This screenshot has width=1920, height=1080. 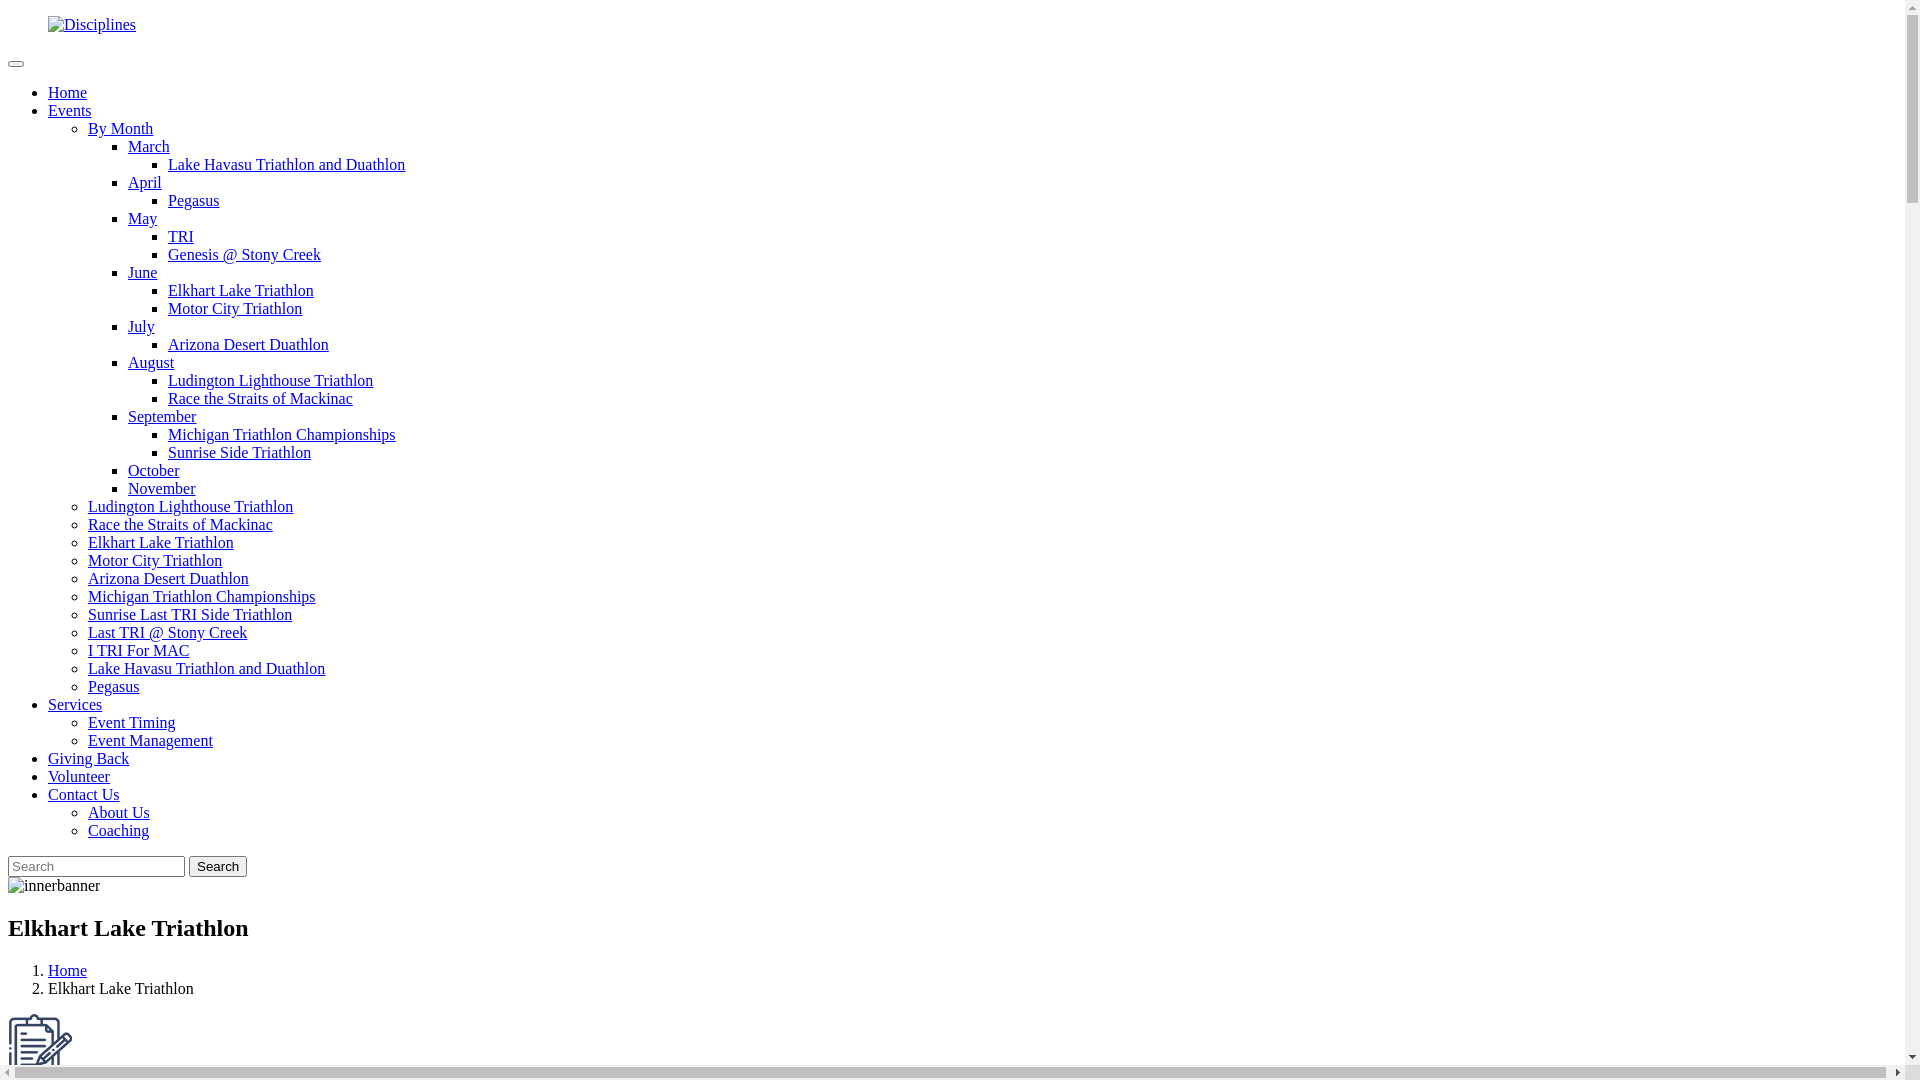 What do you see at coordinates (86, 812) in the screenshot?
I see `'About Us'` at bounding box center [86, 812].